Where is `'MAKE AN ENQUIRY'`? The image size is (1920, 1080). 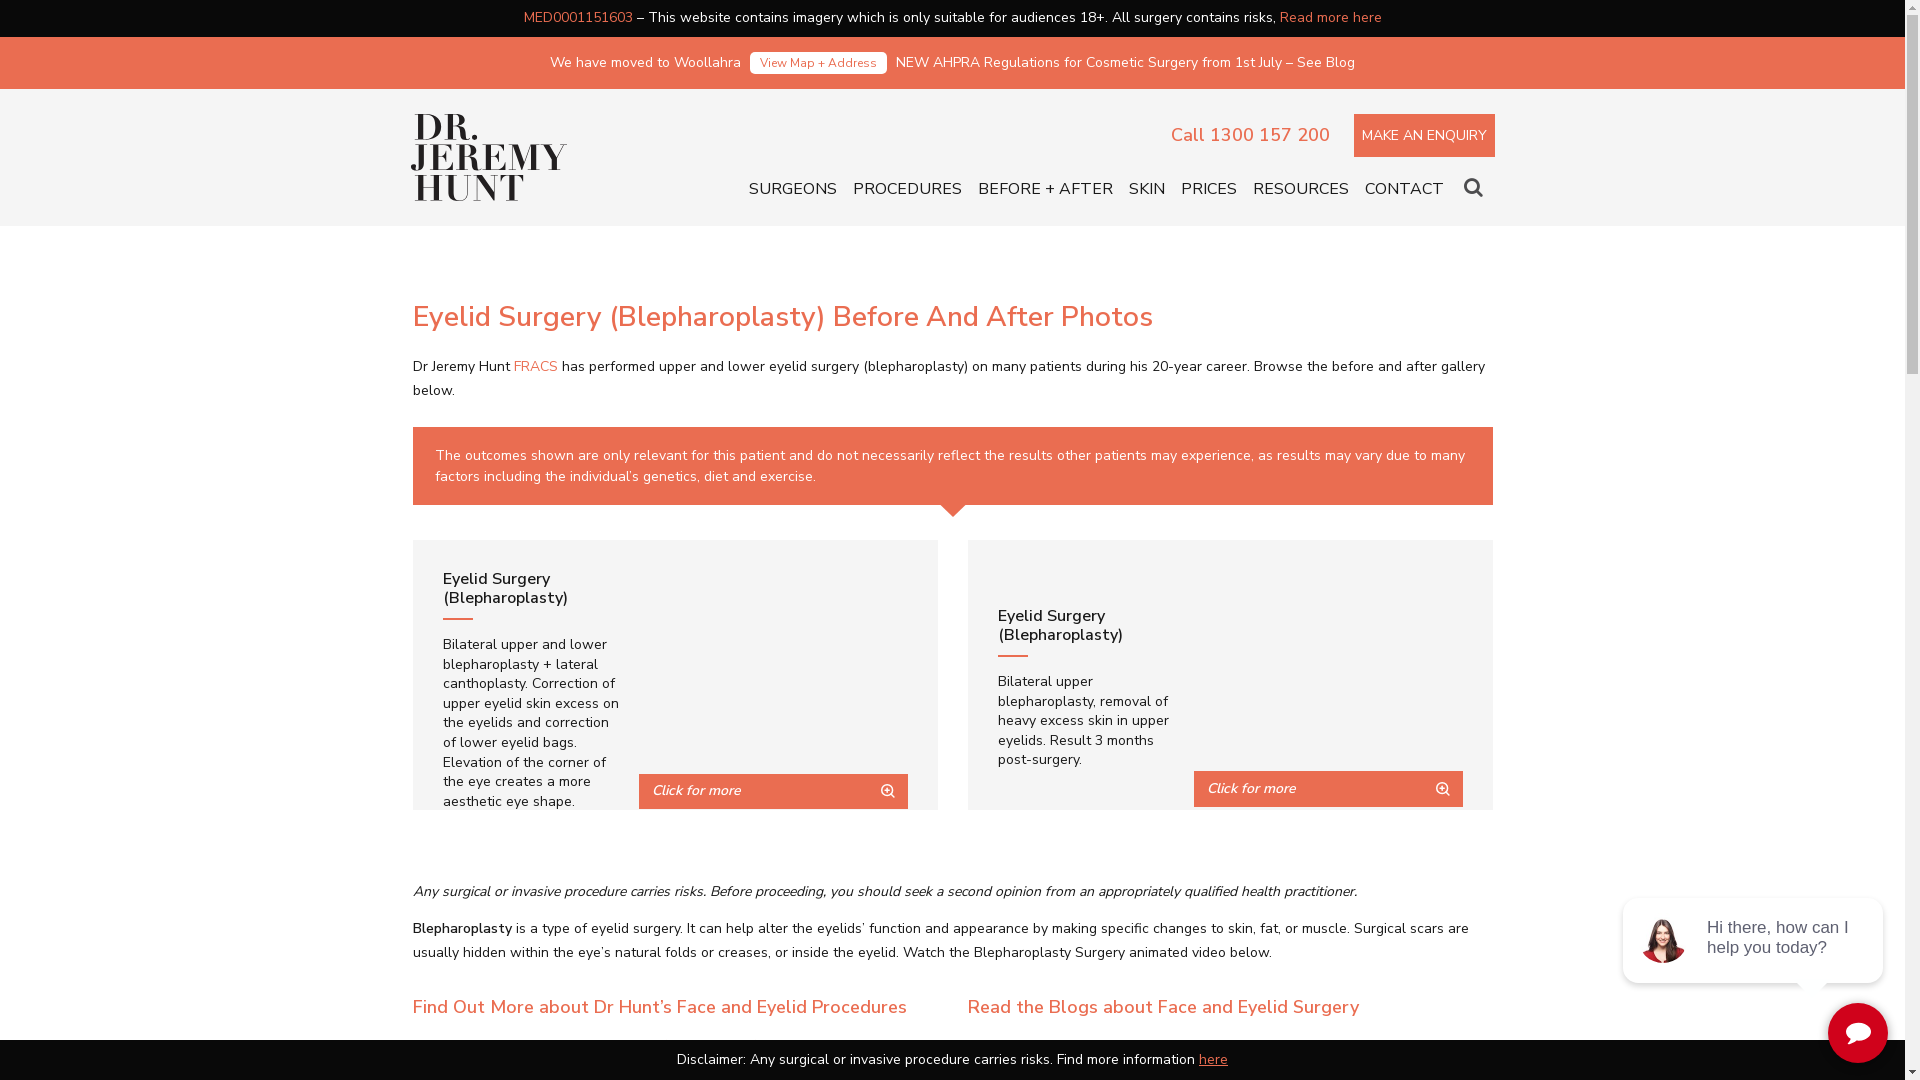
'MAKE AN ENQUIRY' is located at coordinates (1423, 135).